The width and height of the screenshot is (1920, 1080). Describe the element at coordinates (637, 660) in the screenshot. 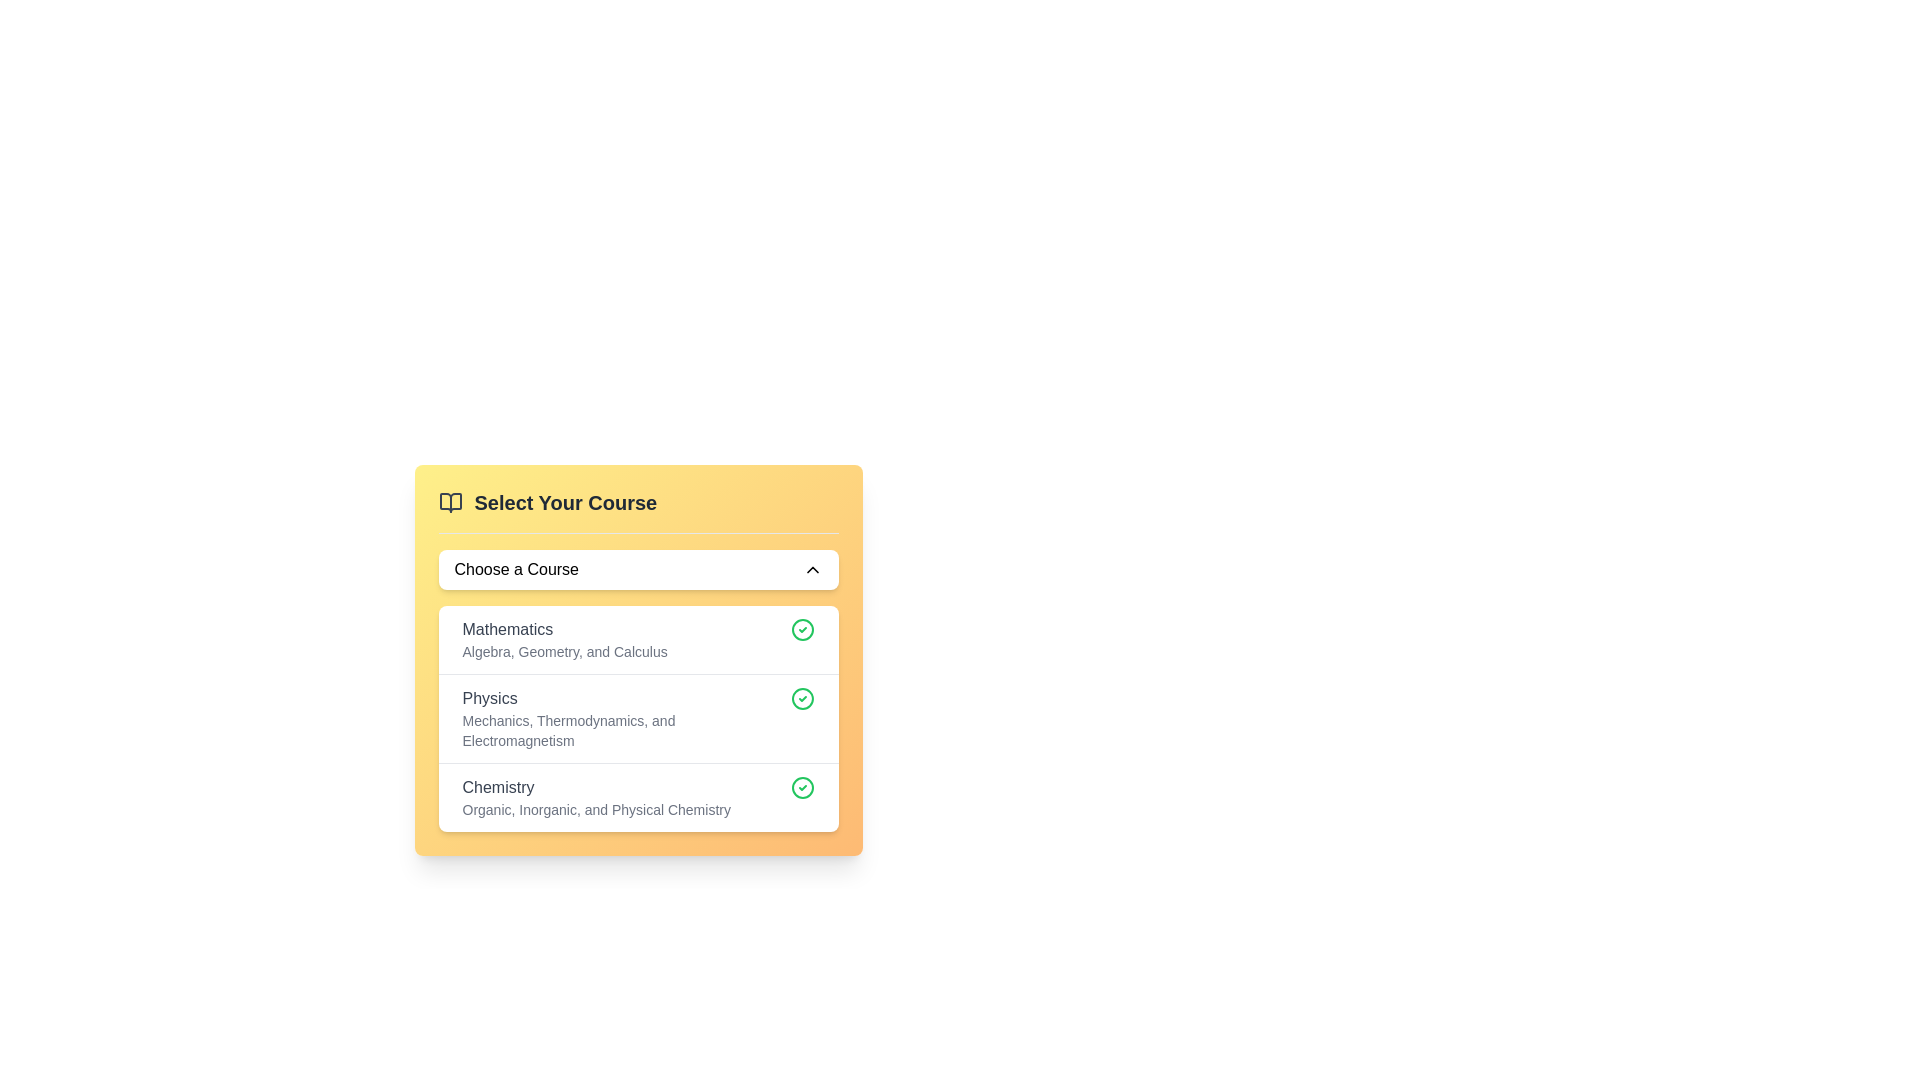

I see `the text block titled 'Select Your Course' which contains options like 'Mathematics' to highlight it` at that location.